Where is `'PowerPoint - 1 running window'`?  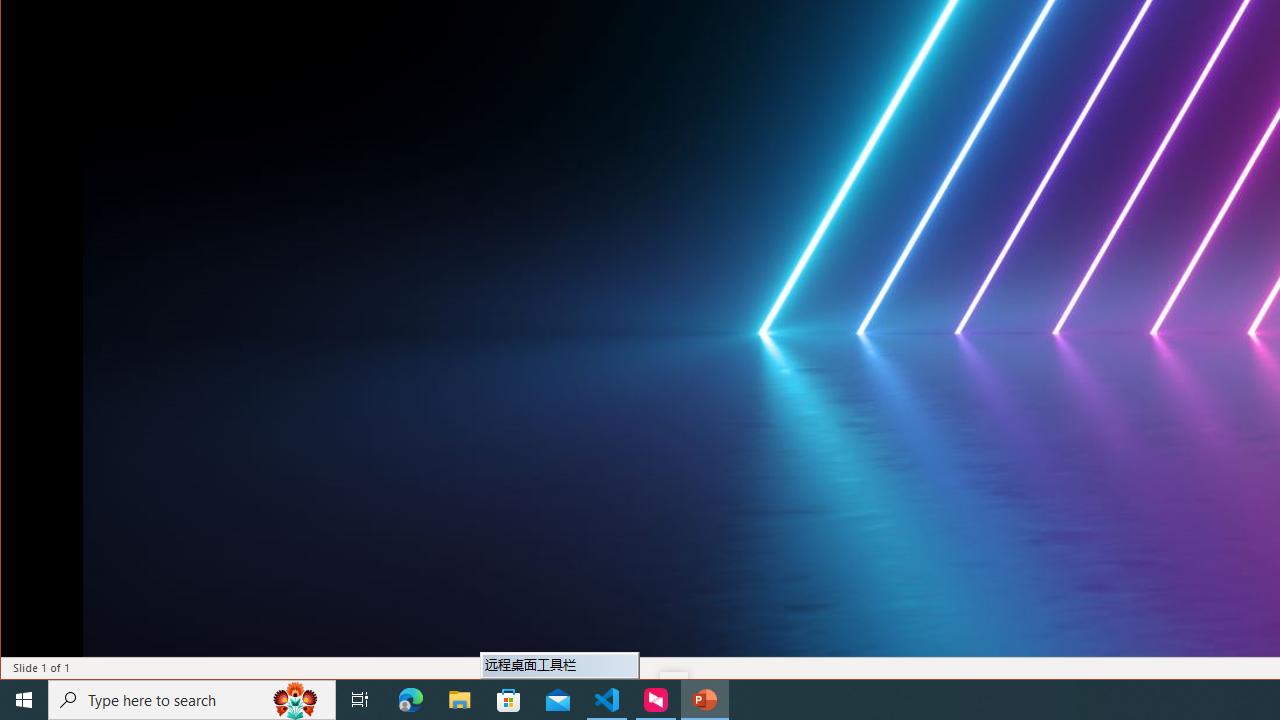
'PowerPoint - 1 running window' is located at coordinates (705, 698).